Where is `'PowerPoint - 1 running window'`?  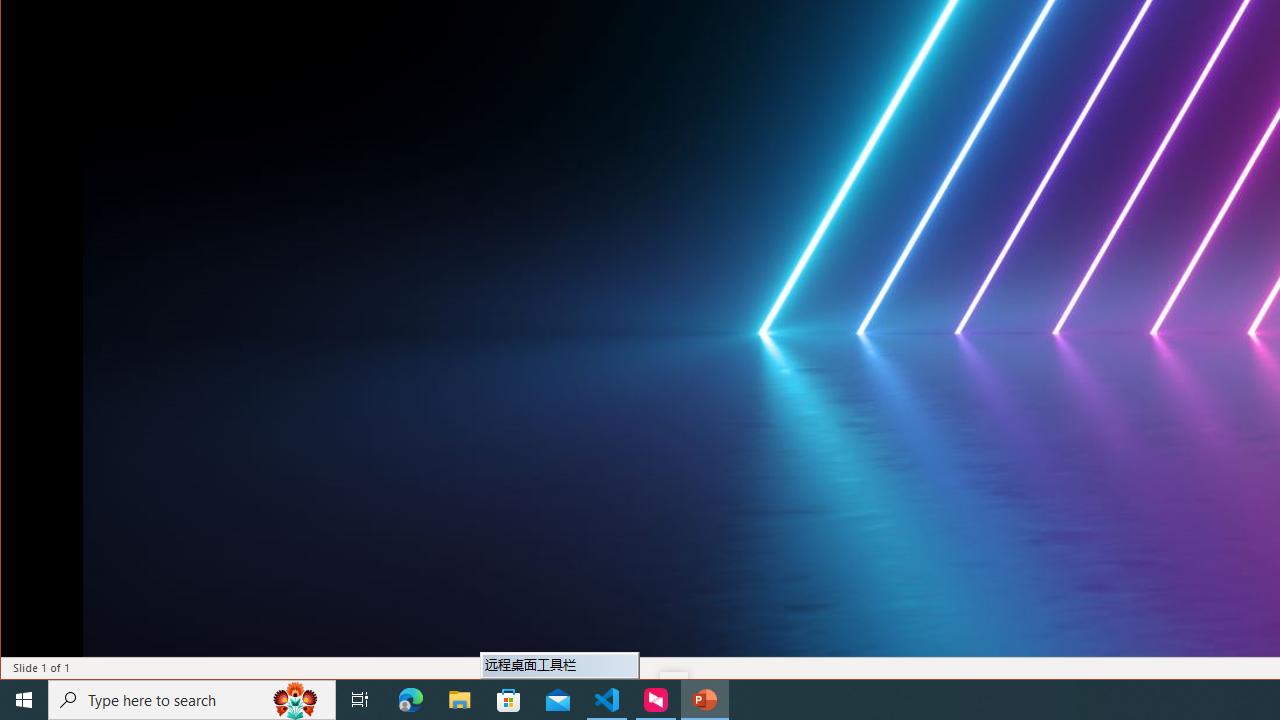
'PowerPoint - 1 running window' is located at coordinates (705, 698).